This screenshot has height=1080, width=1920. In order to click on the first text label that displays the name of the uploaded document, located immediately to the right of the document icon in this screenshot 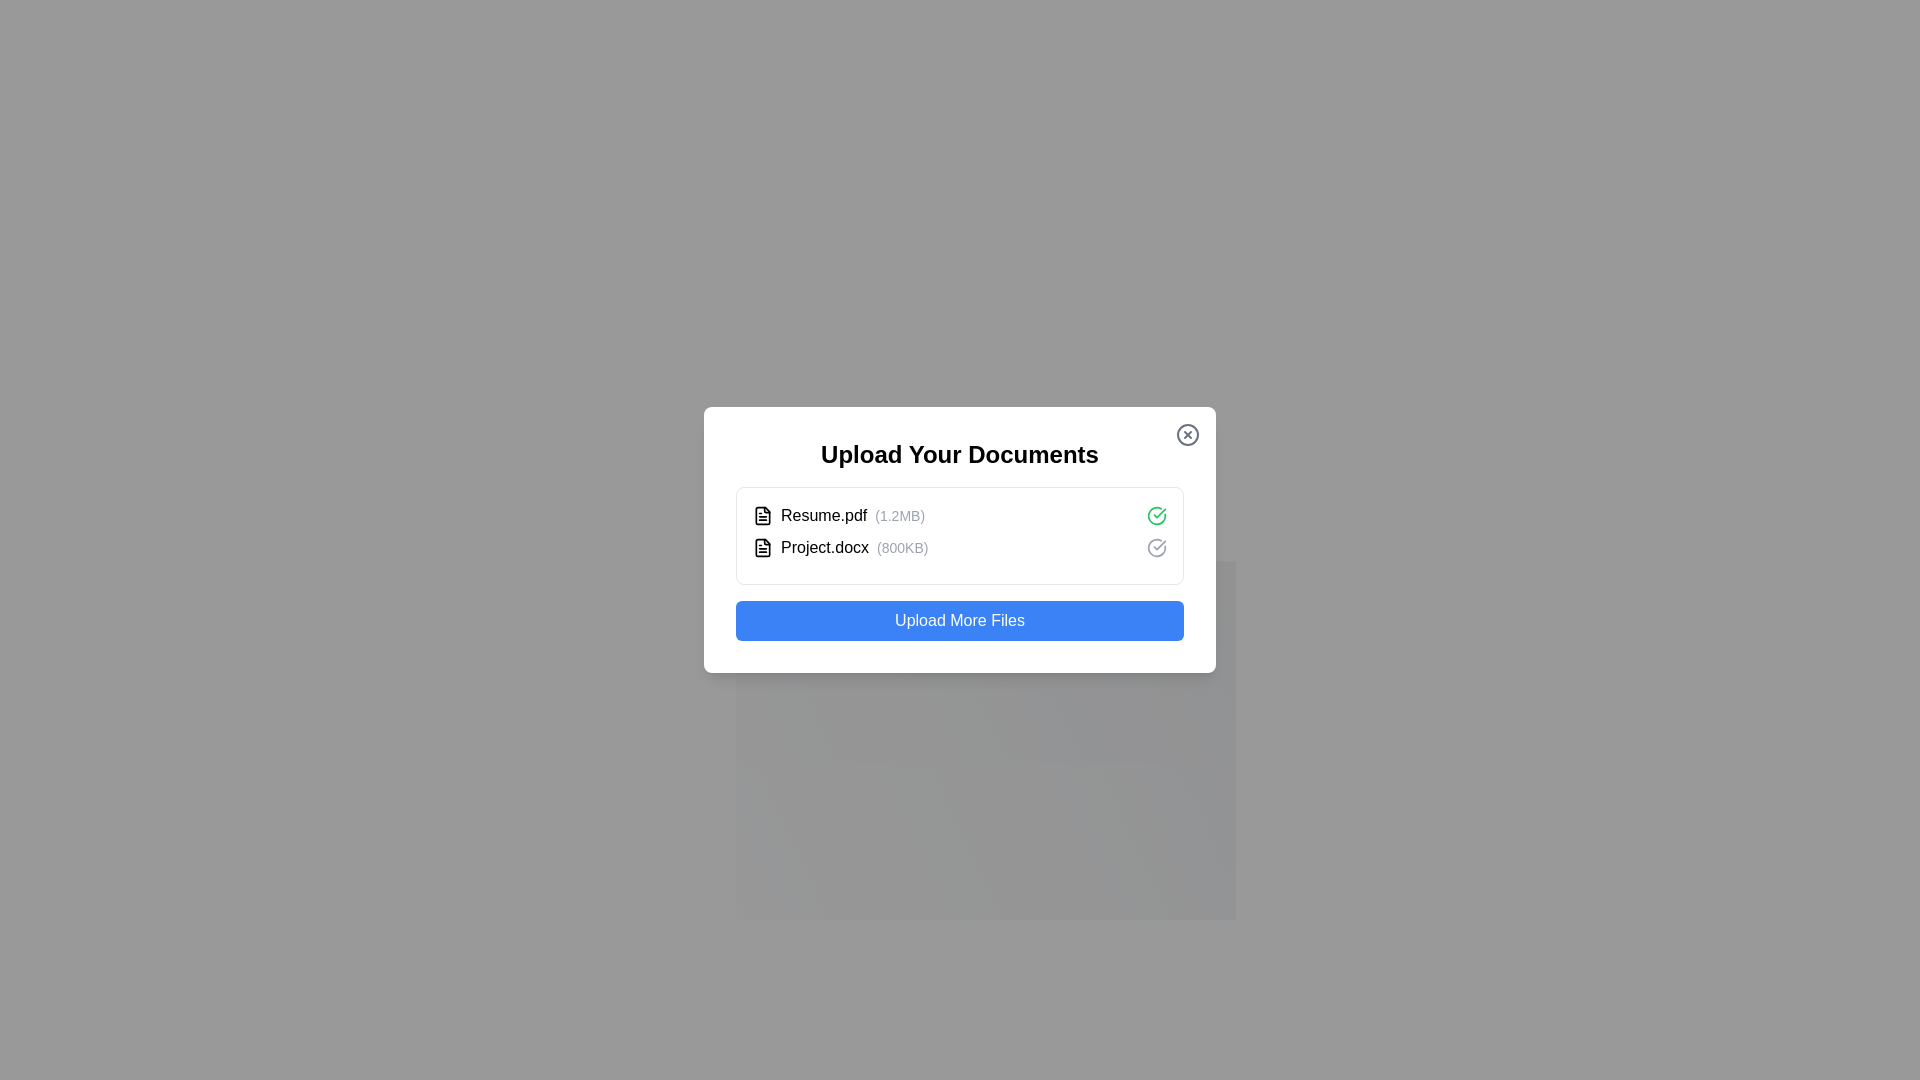, I will do `click(824, 515)`.